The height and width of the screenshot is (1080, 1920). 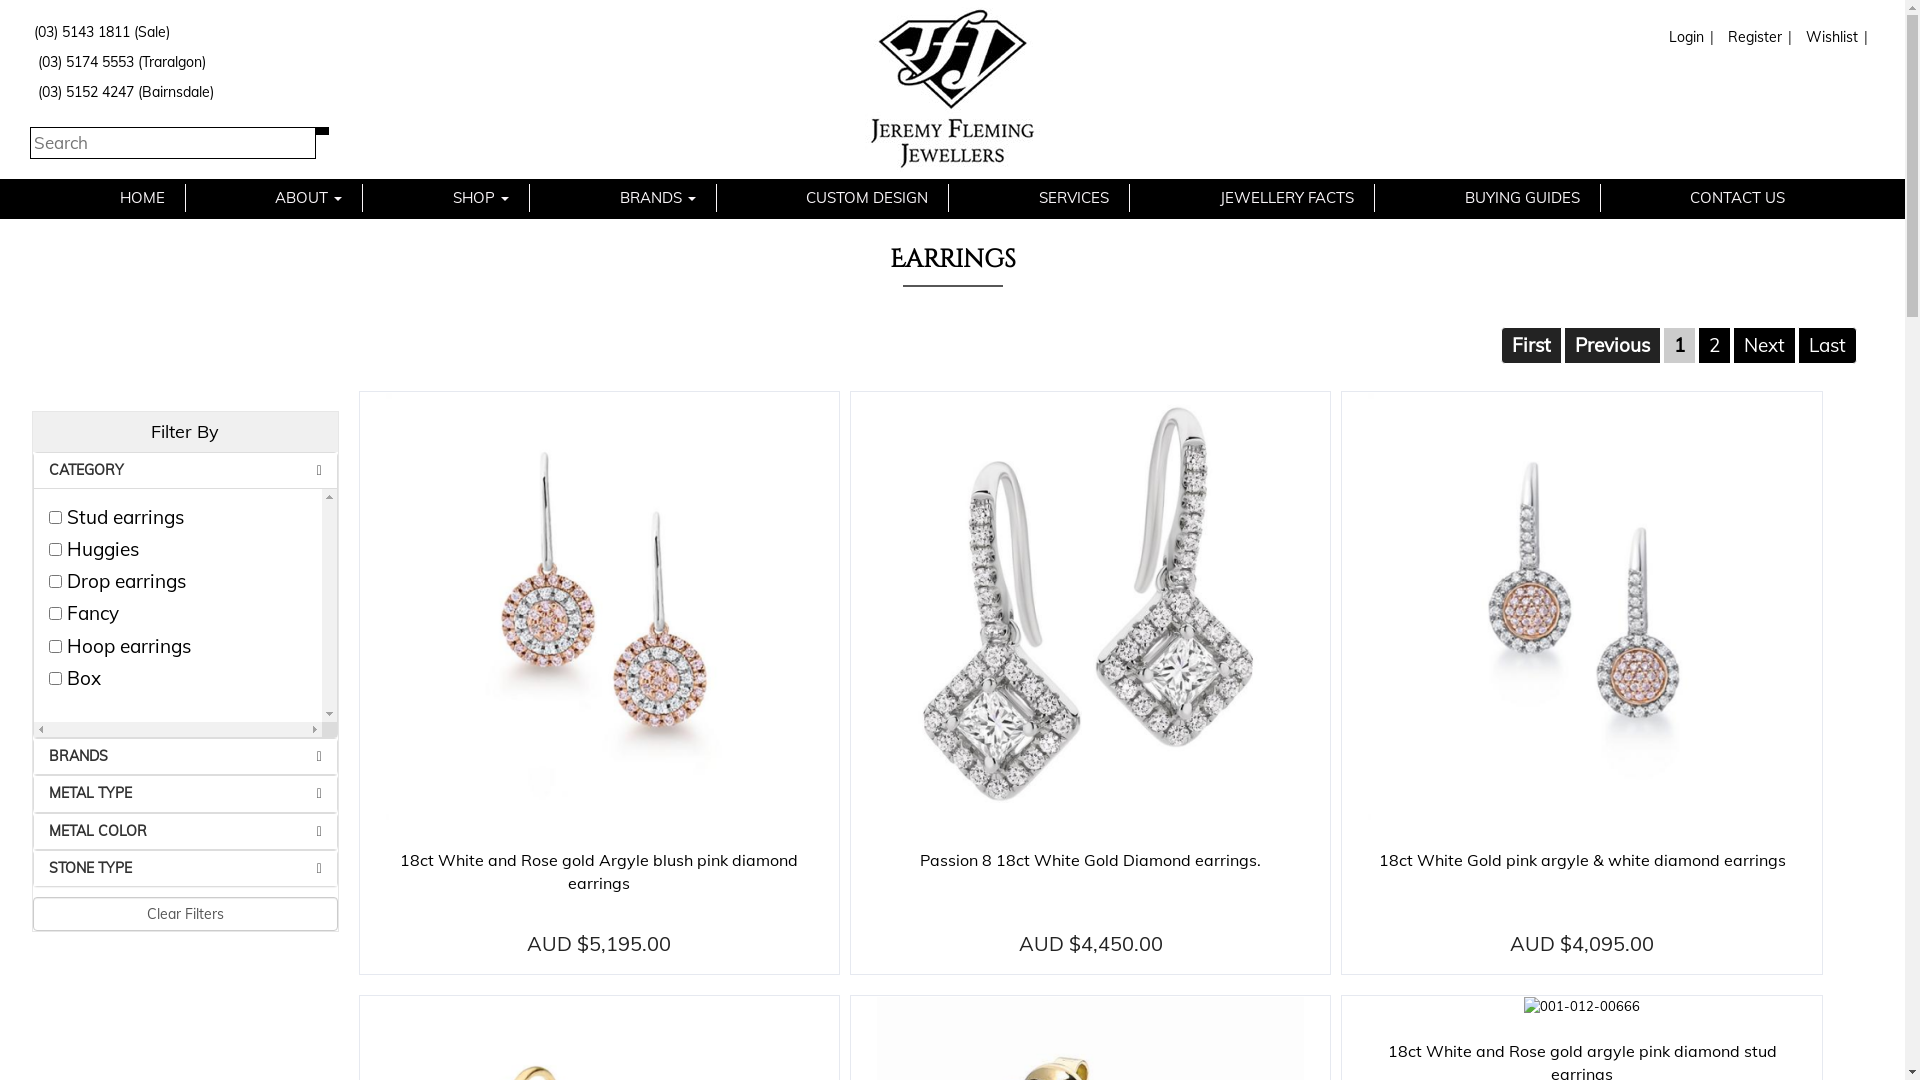 What do you see at coordinates (867, 197) in the screenshot?
I see `'CUSTOM DESIGN'` at bounding box center [867, 197].